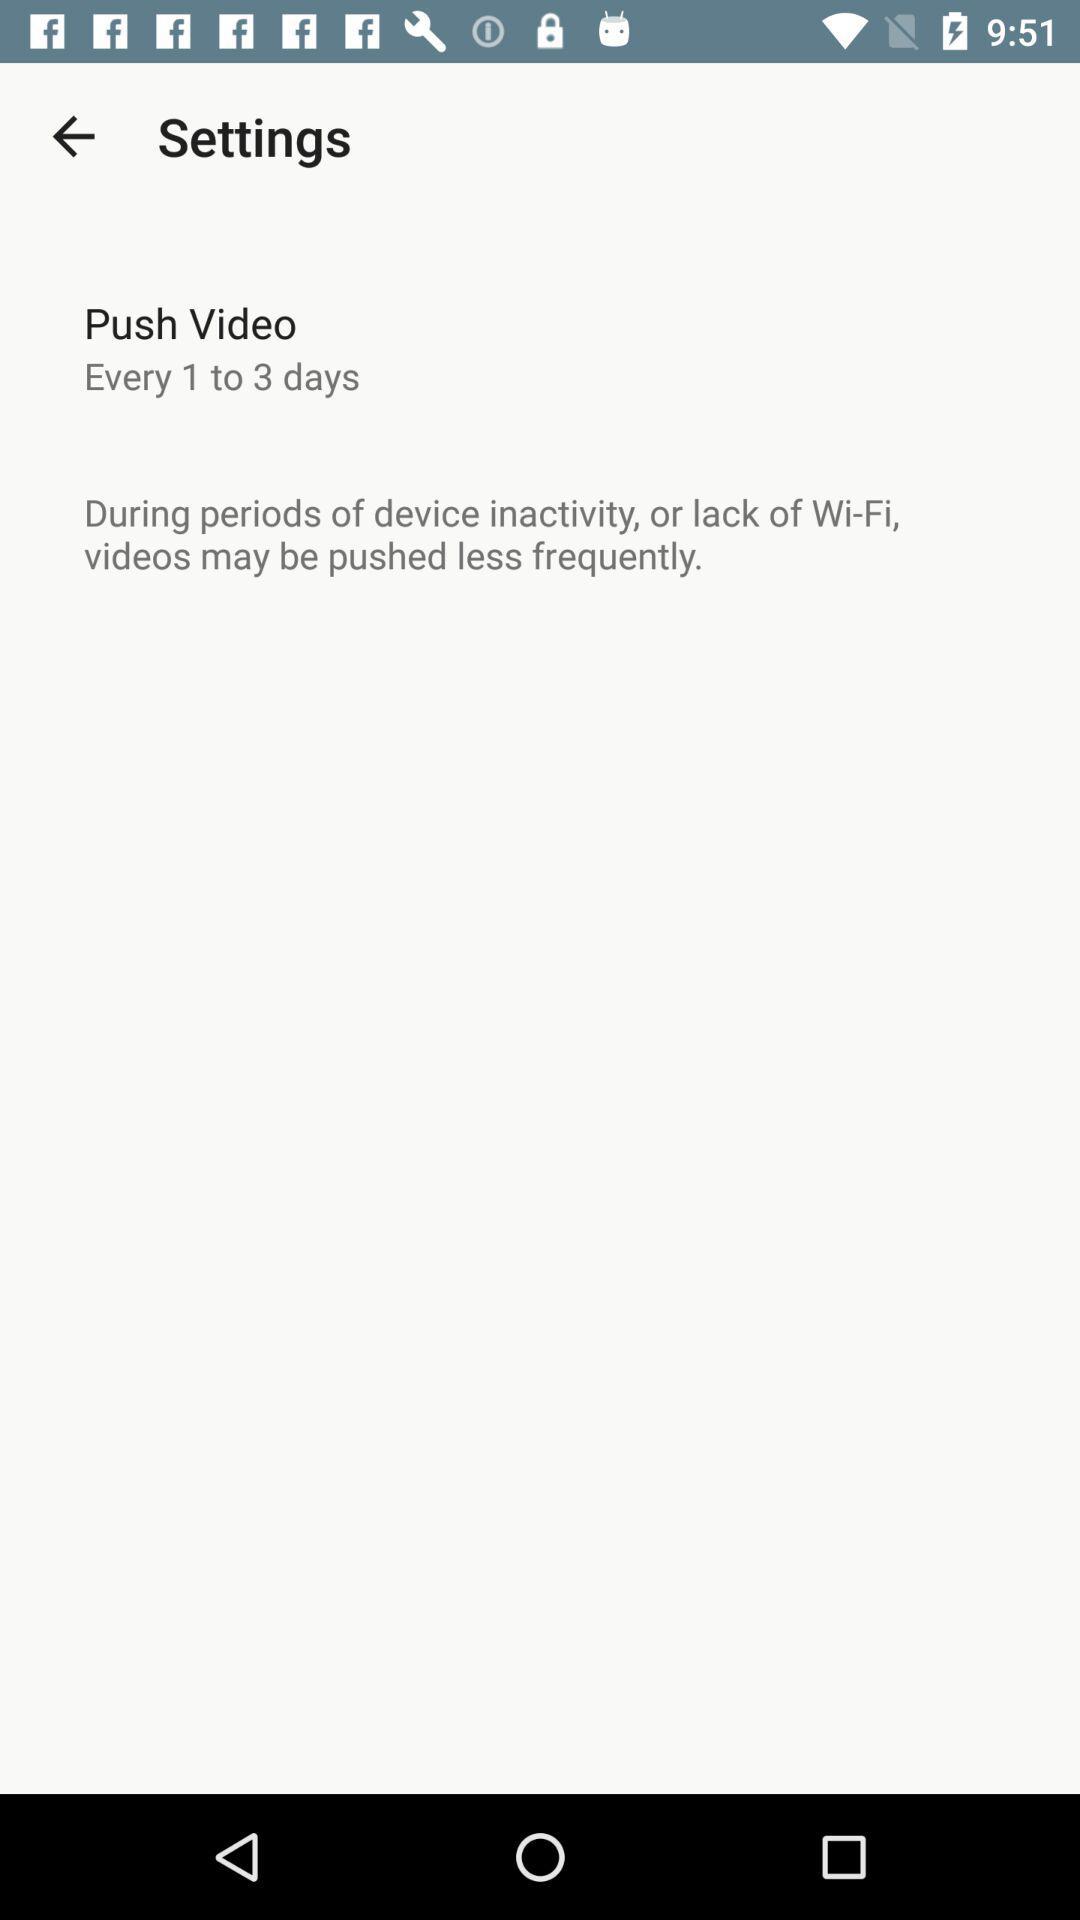 This screenshot has height=1920, width=1080. Describe the element at coordinates (540, 533) in the screenshot. I see `the during periods of icon` at that location.